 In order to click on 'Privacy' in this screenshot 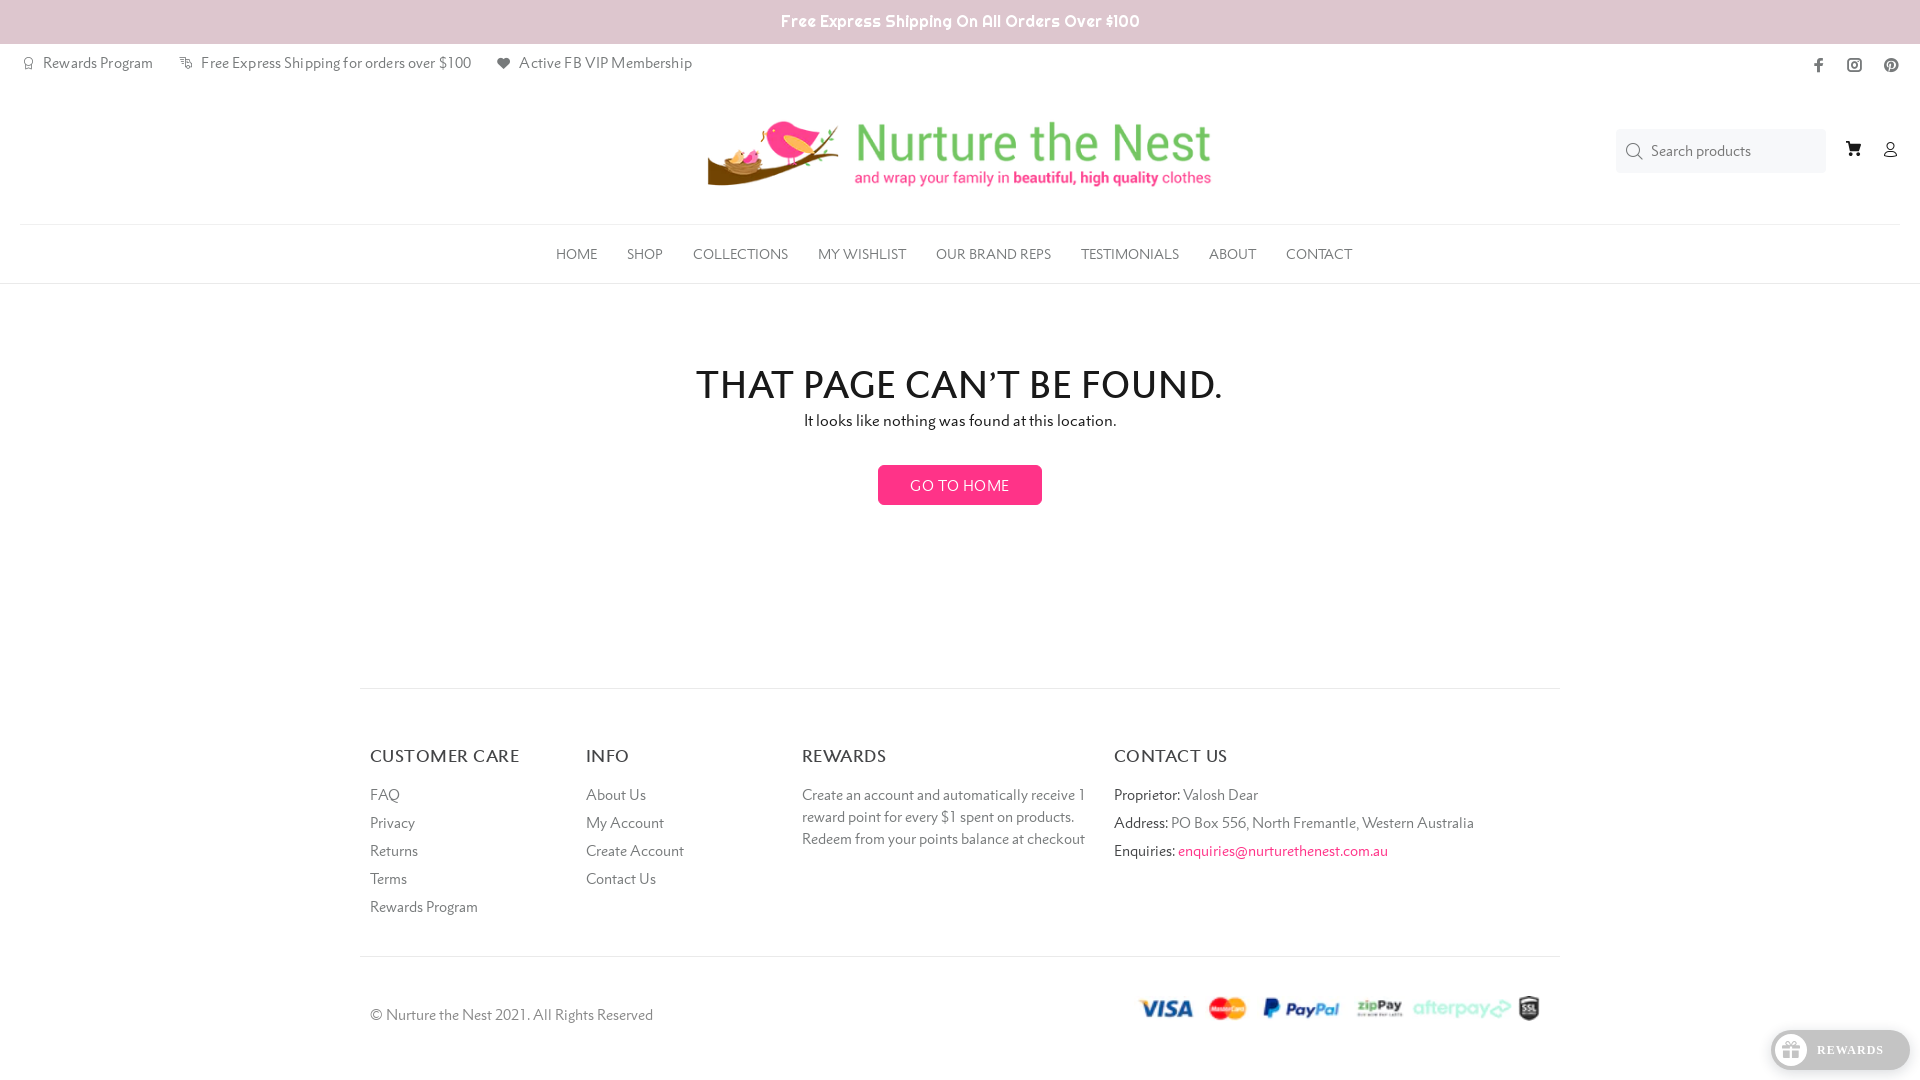, I will do `click(369, 822)`.